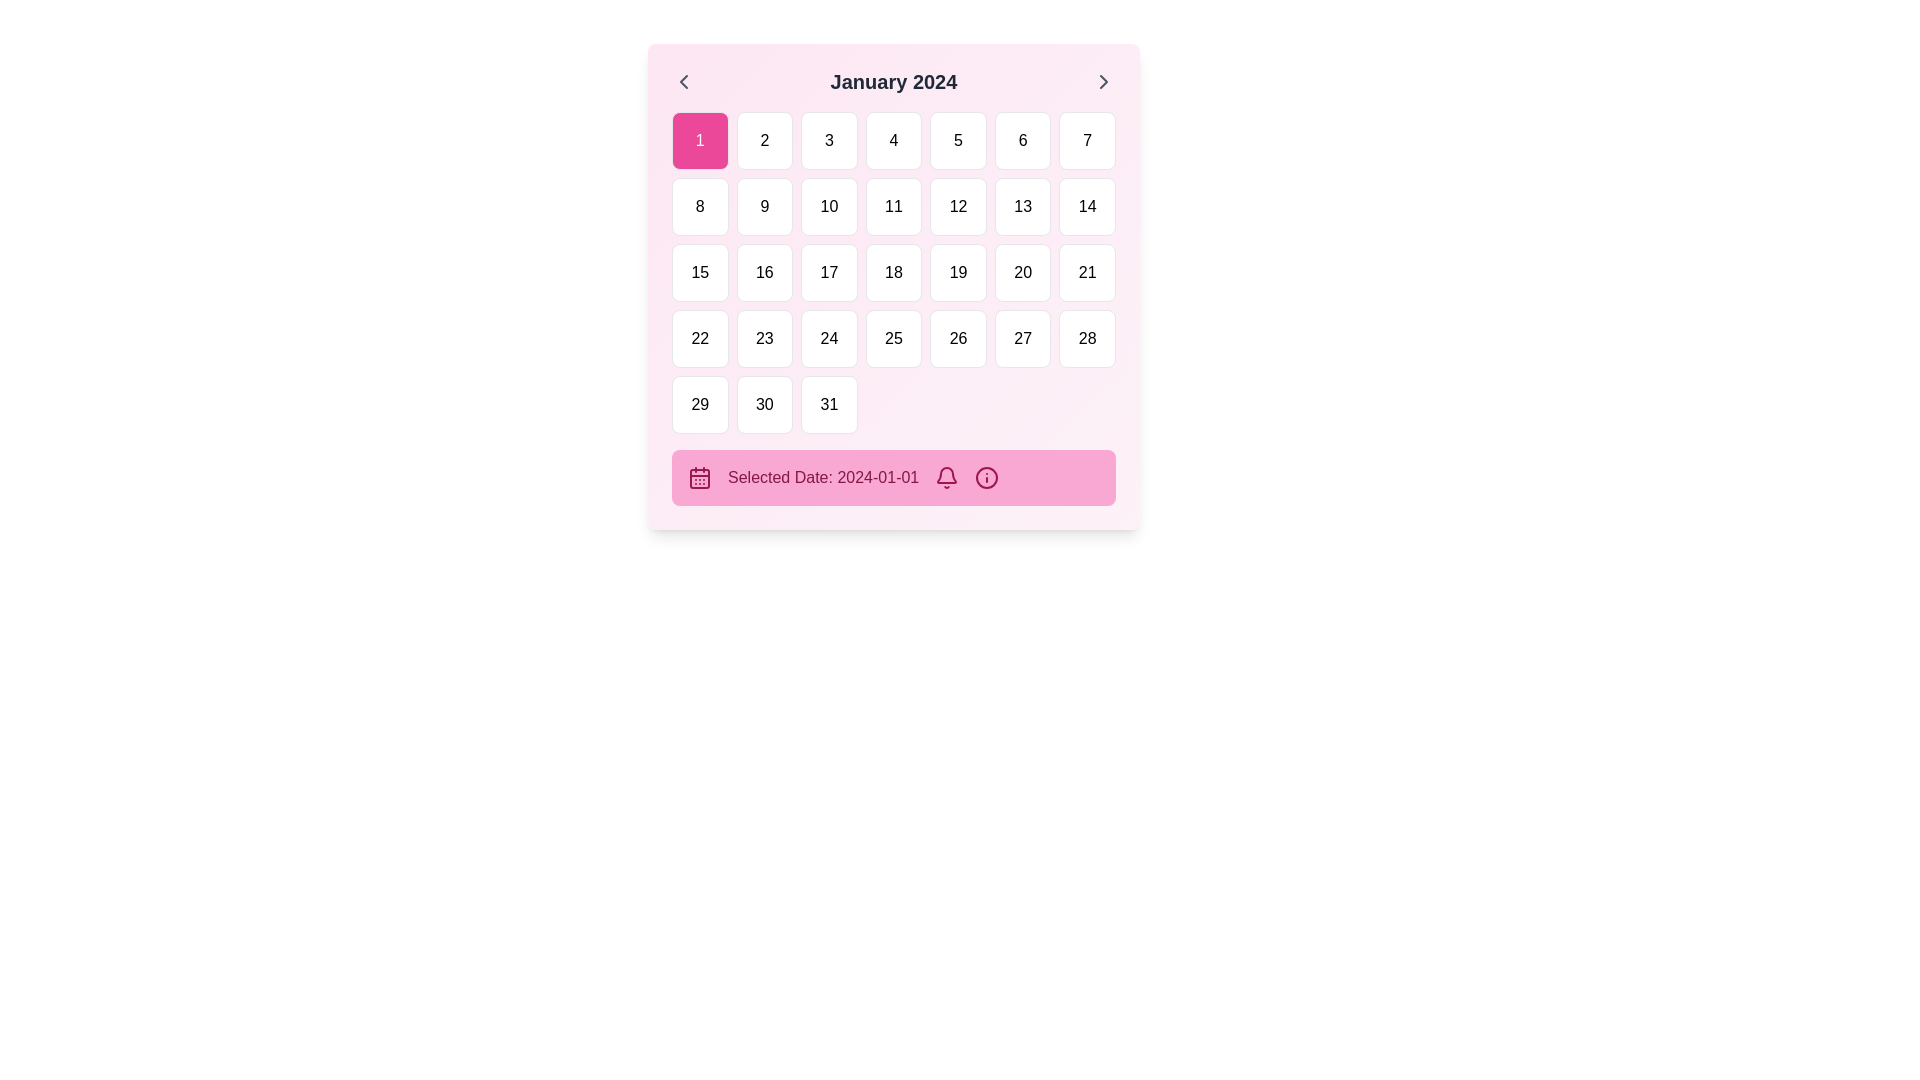 Image resolution: width=1920 pixels, height=1080 pixels. What do you see at coordinates (1023, 273) in the screenshot?
I see `the calendar day box representing the 20th day of the month` at bounding box center [1023, 273].